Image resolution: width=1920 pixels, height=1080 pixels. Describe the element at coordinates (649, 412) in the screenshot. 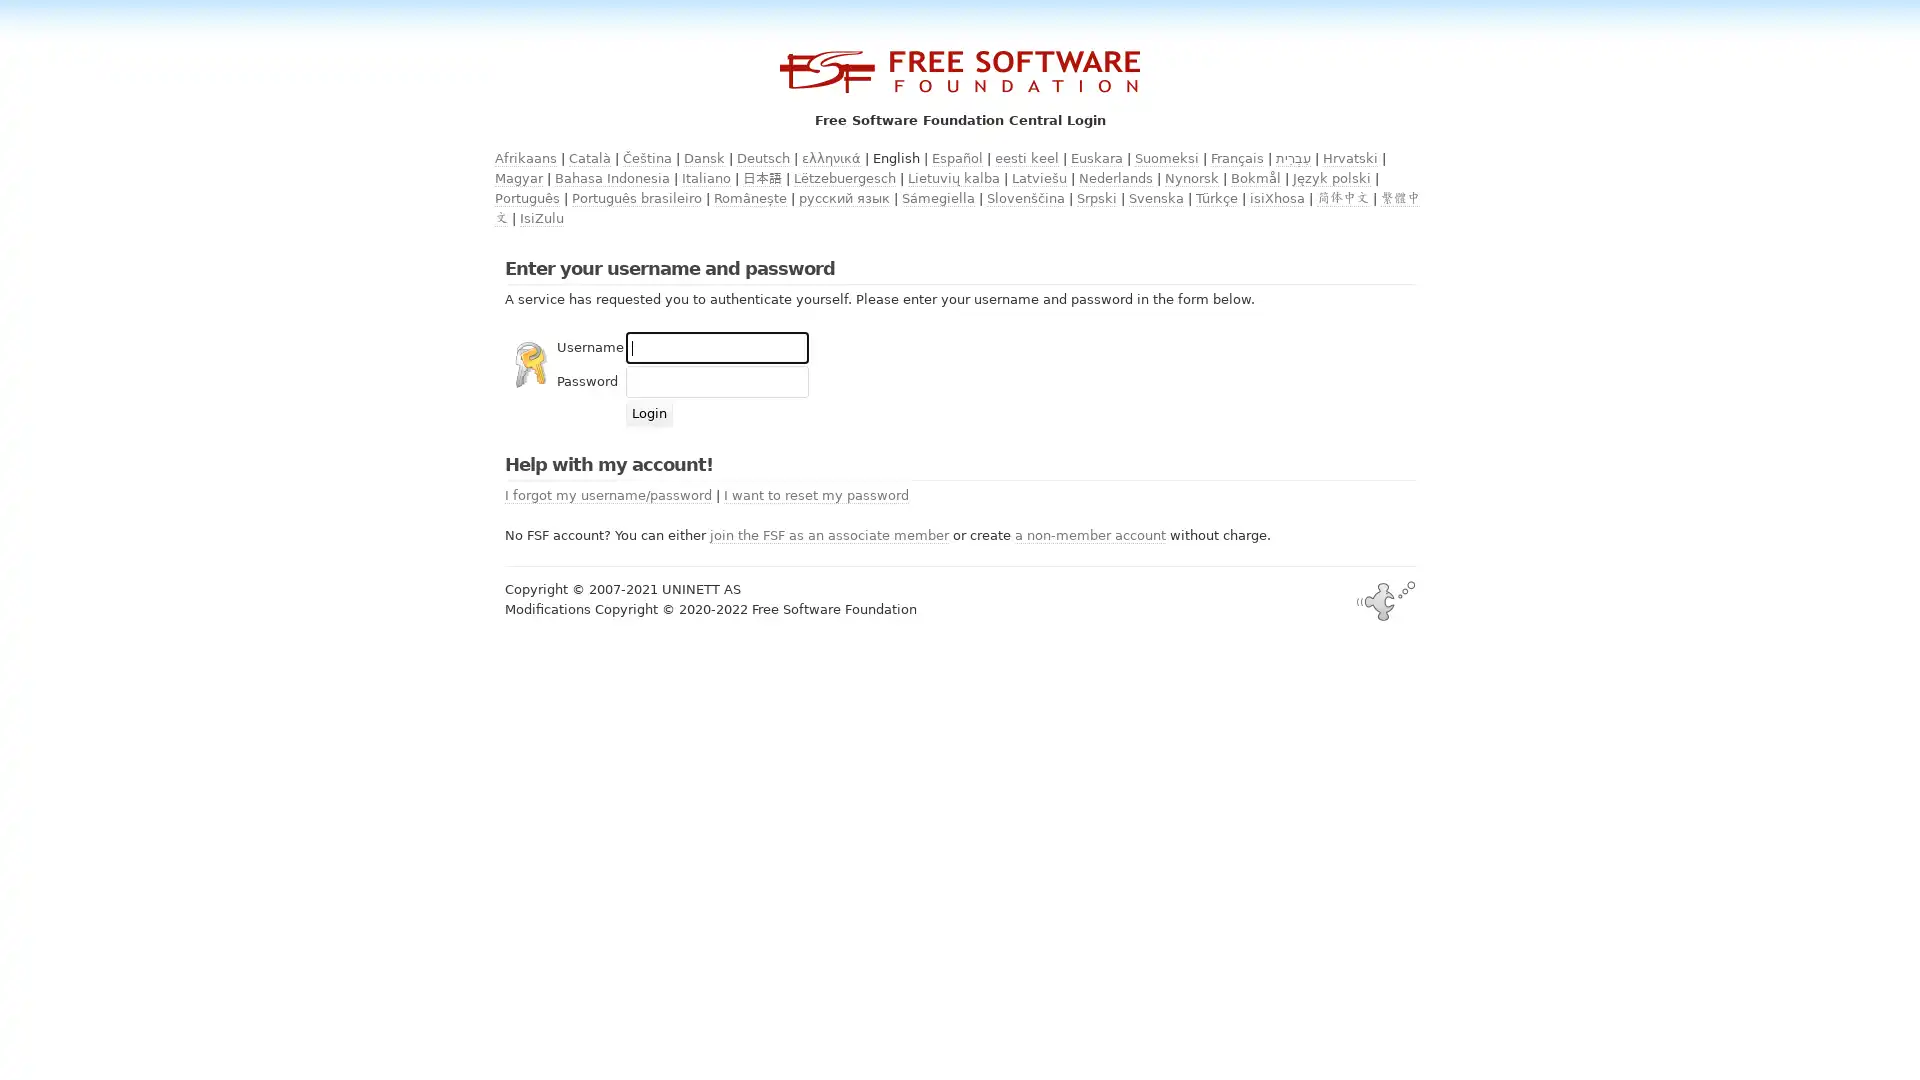

I see `Login` at that location.